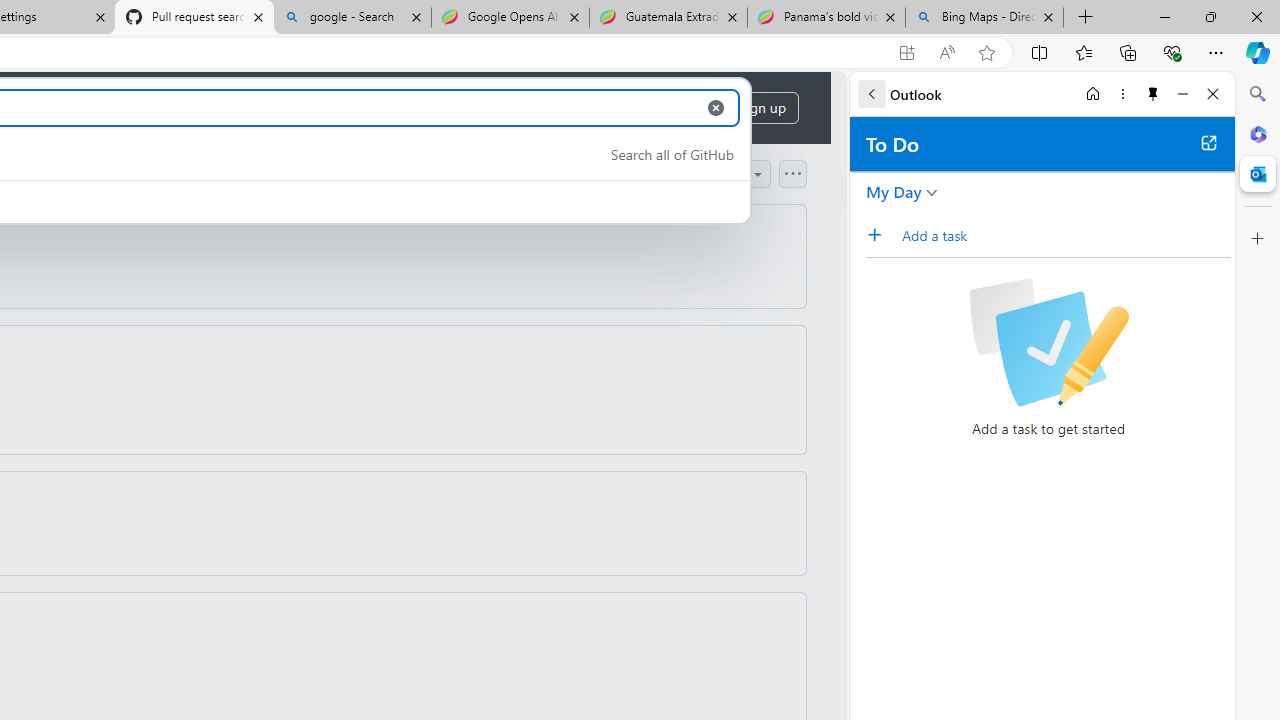 The image size is (1280, 720). What do you see at coordinates (905, 52) in the screenshot?
I see `'App available. Install GitHub'` at bounding box center [905, 52].